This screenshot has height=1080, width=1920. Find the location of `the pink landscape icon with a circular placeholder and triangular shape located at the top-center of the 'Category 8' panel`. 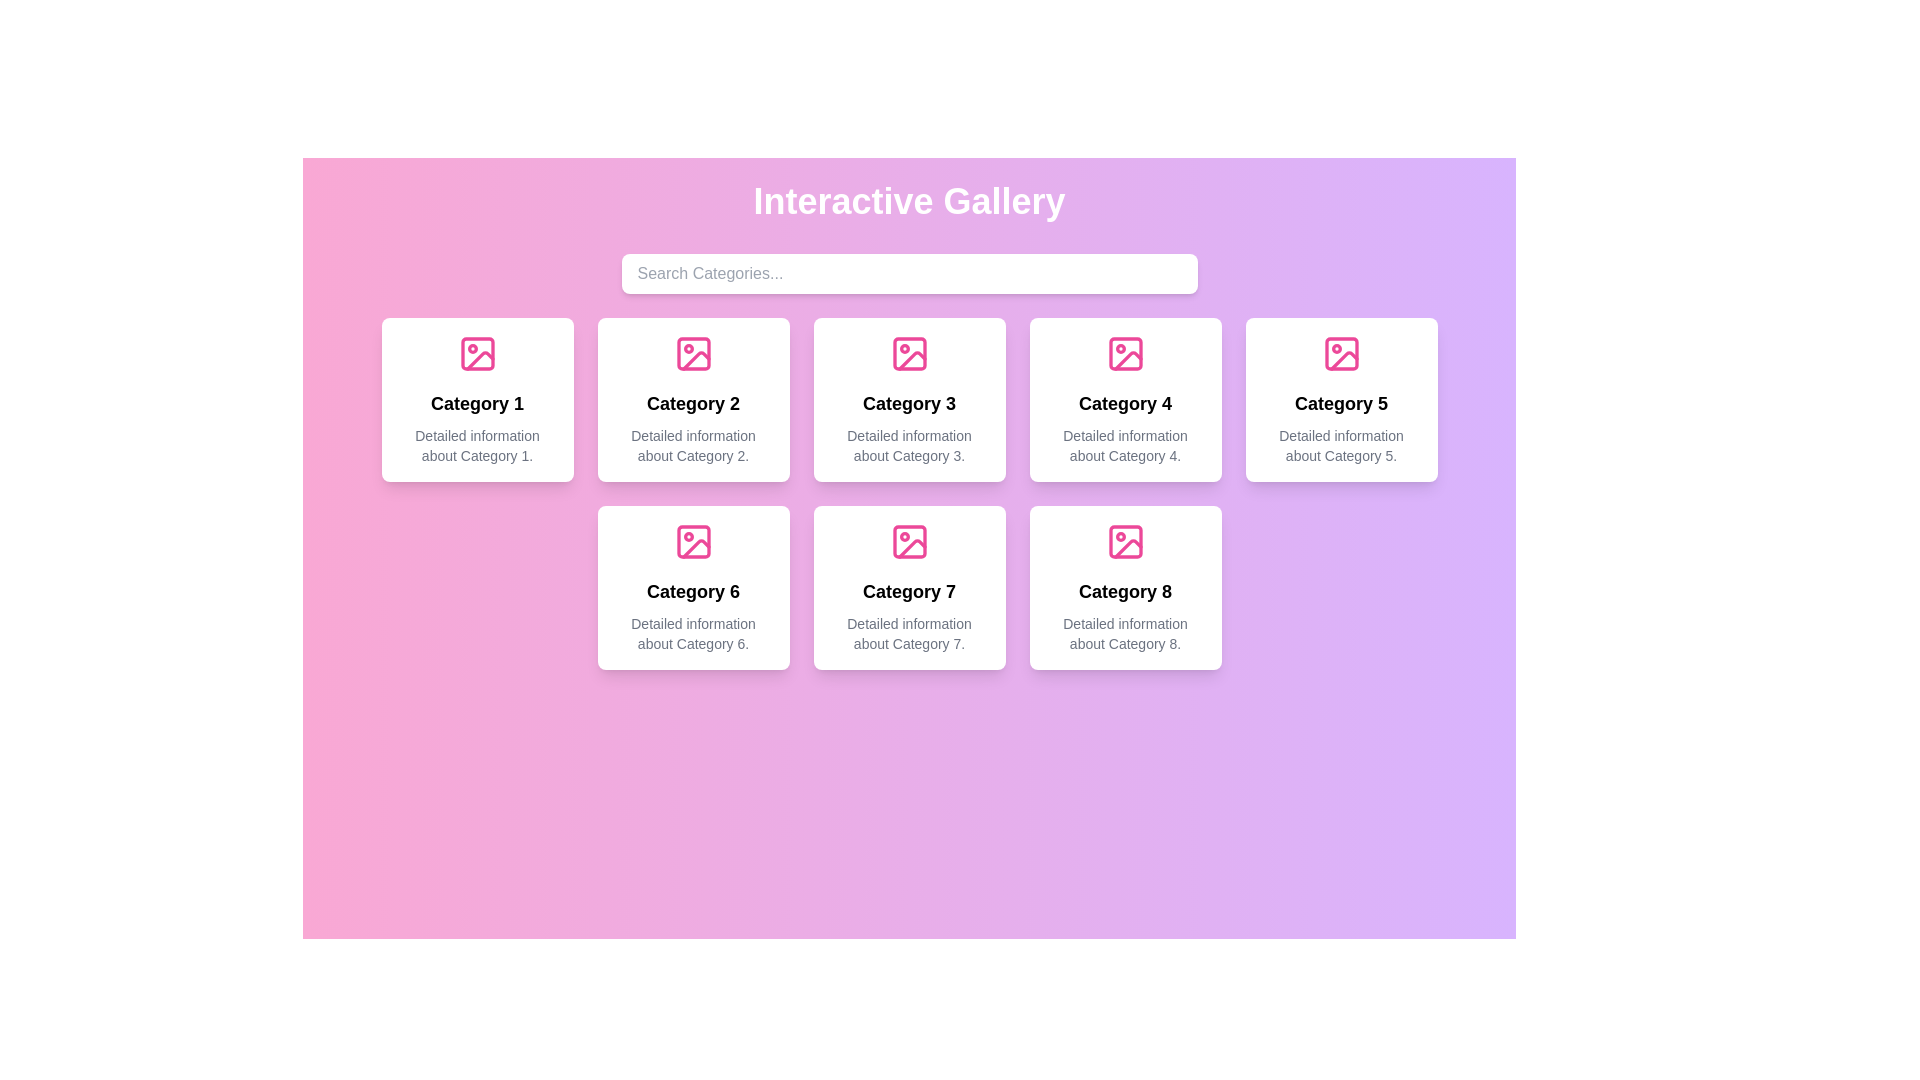

the pink landscape icon with a circular placeholder and triangular shape located at the top-center of the 'Category 8' panel is located at coordinates (1125, 542).